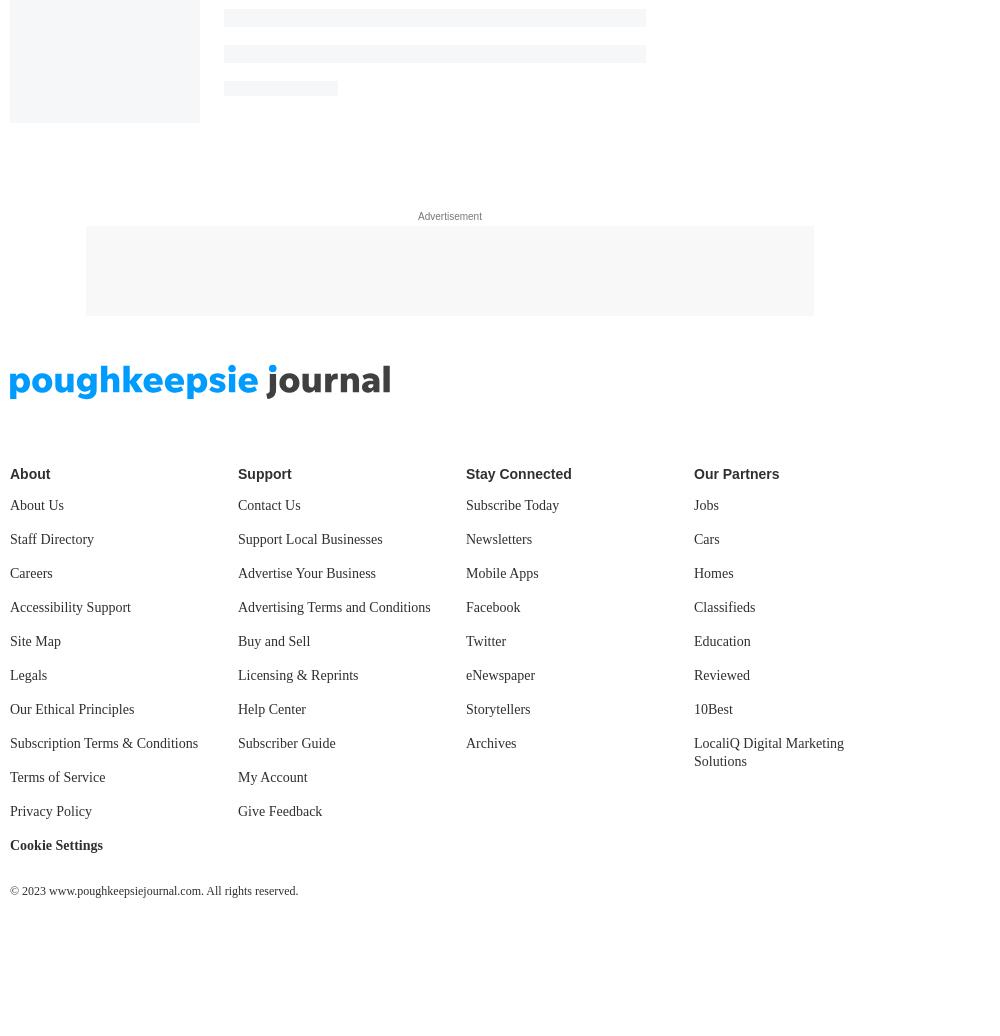  Describe the element at coordinates (154, 890) in the screenshot. I see `'© 2023 www.poughkeepsiejournal.com. All rights reserved.'` at that location.